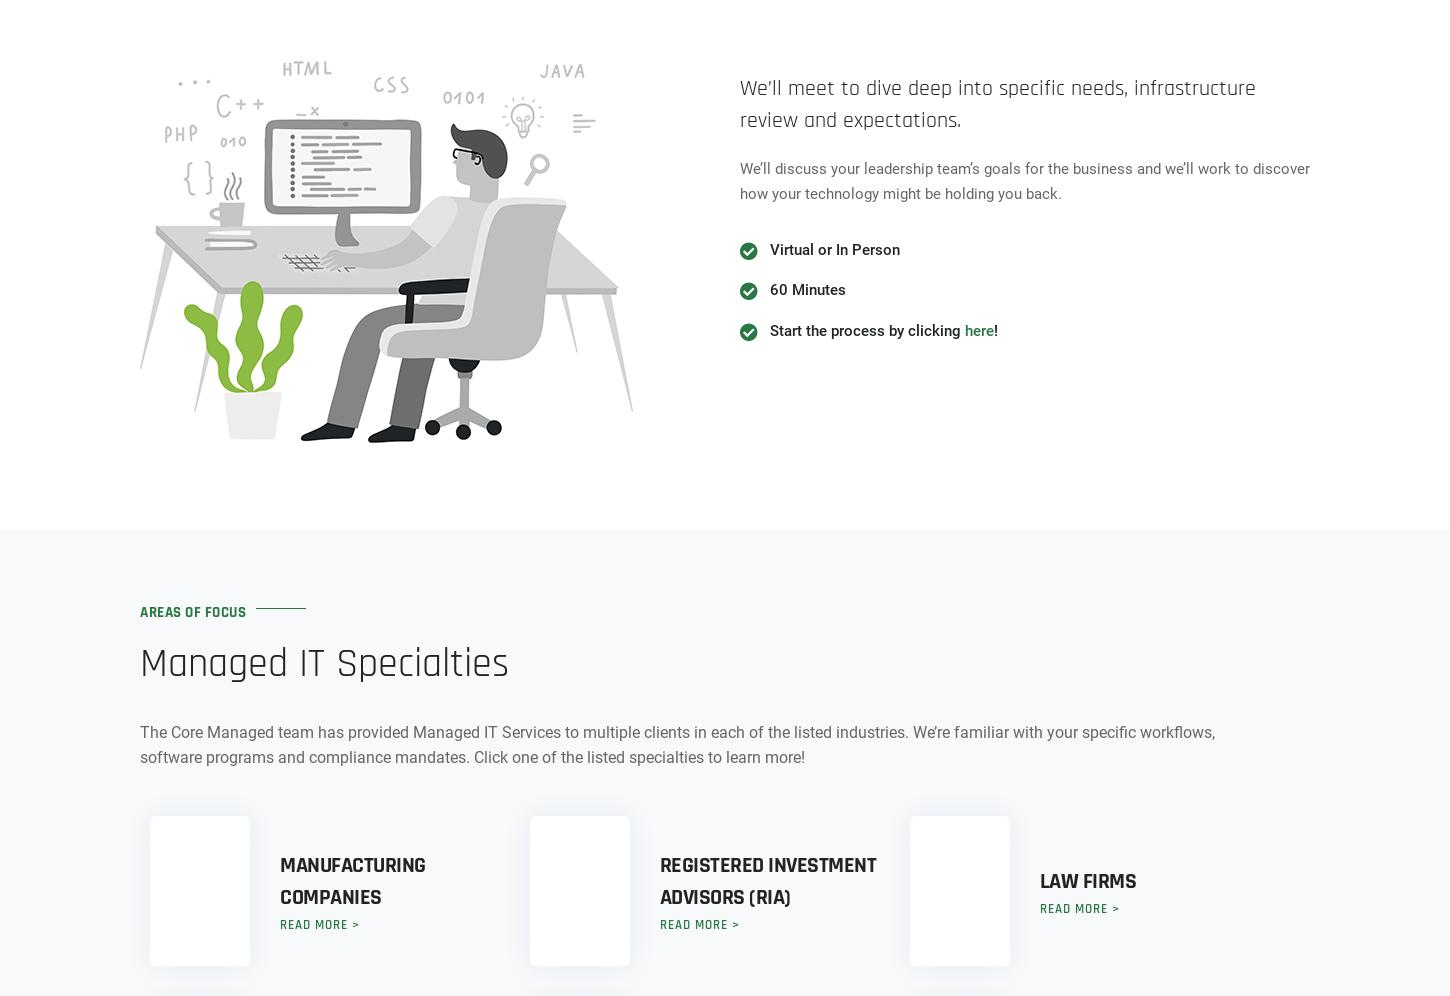 The height and width of the screenshot is (996, 1450). What do you see at coordinates (979, 328) in the screenshot?
I see `'here'` at bounding box center [979, 328].